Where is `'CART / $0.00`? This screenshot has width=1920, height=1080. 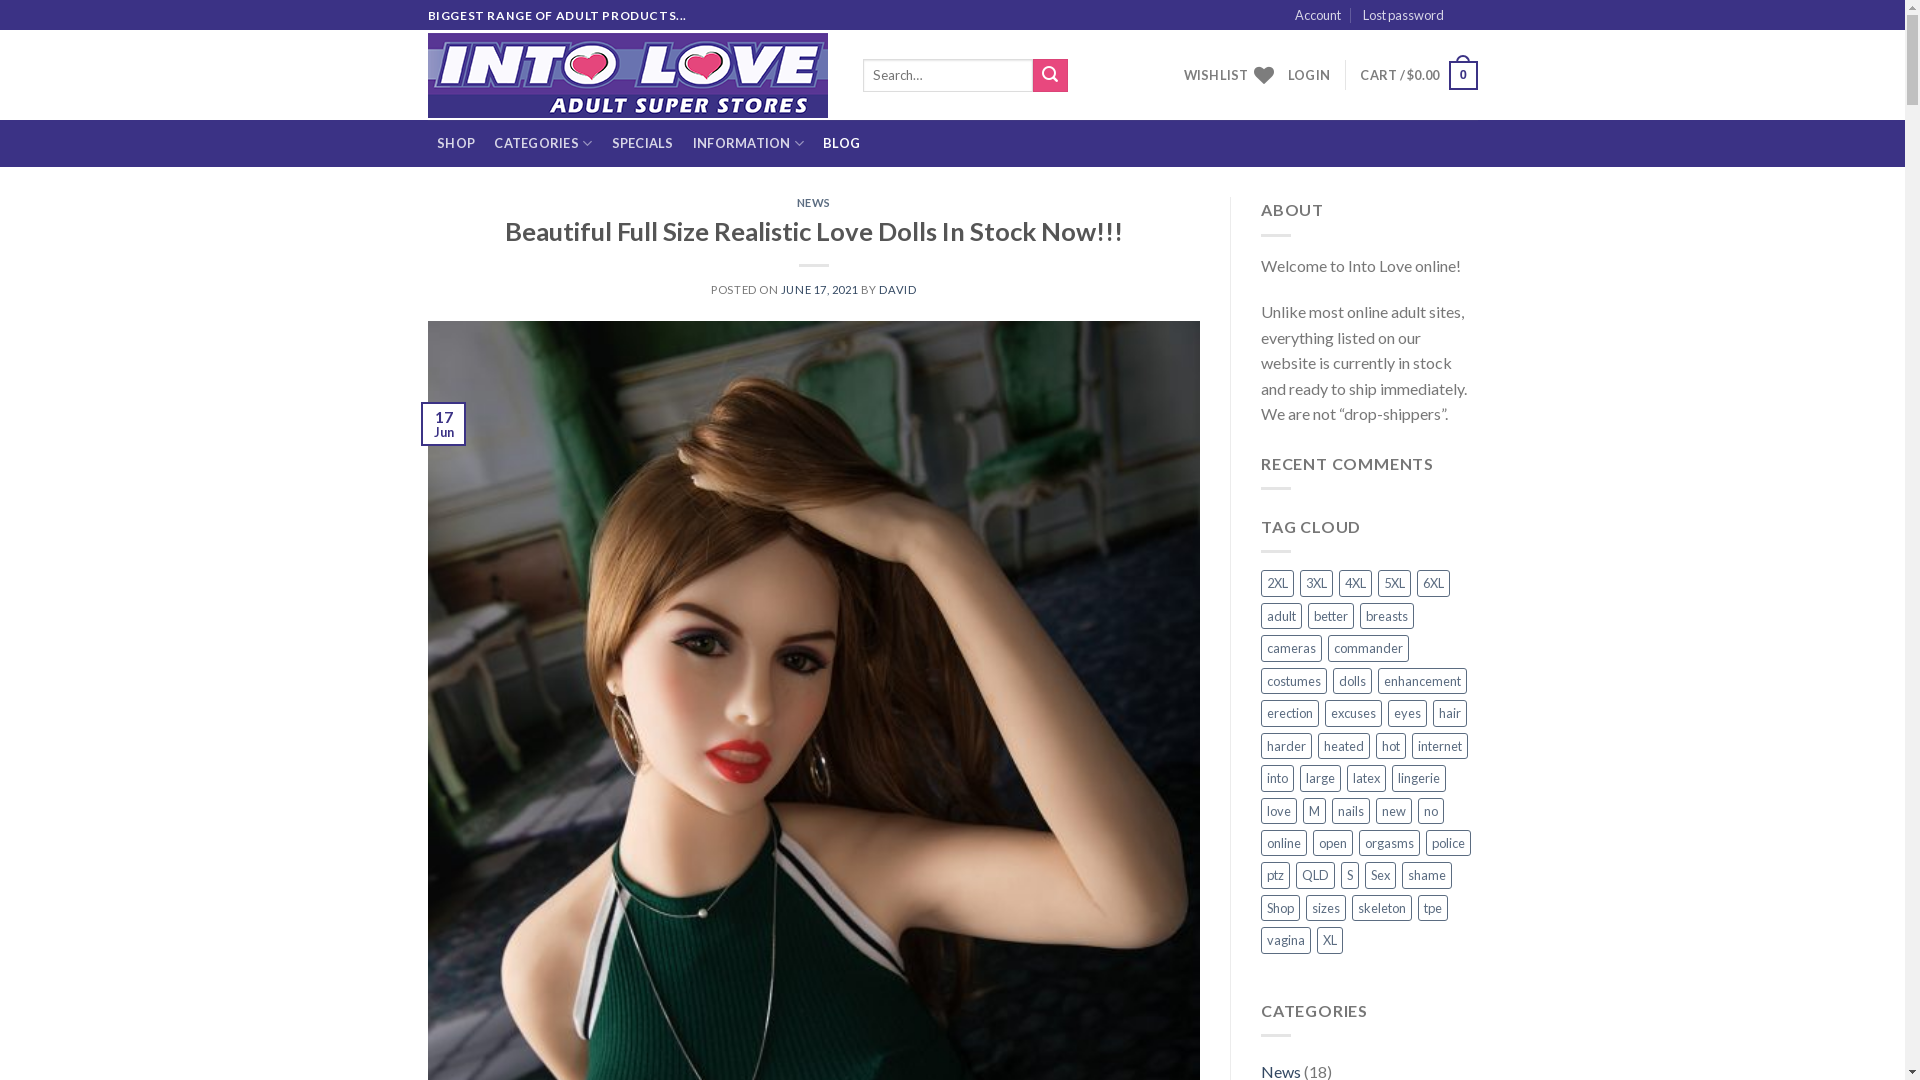
'CART / $0.00 is located at coordinates (1417, 75).